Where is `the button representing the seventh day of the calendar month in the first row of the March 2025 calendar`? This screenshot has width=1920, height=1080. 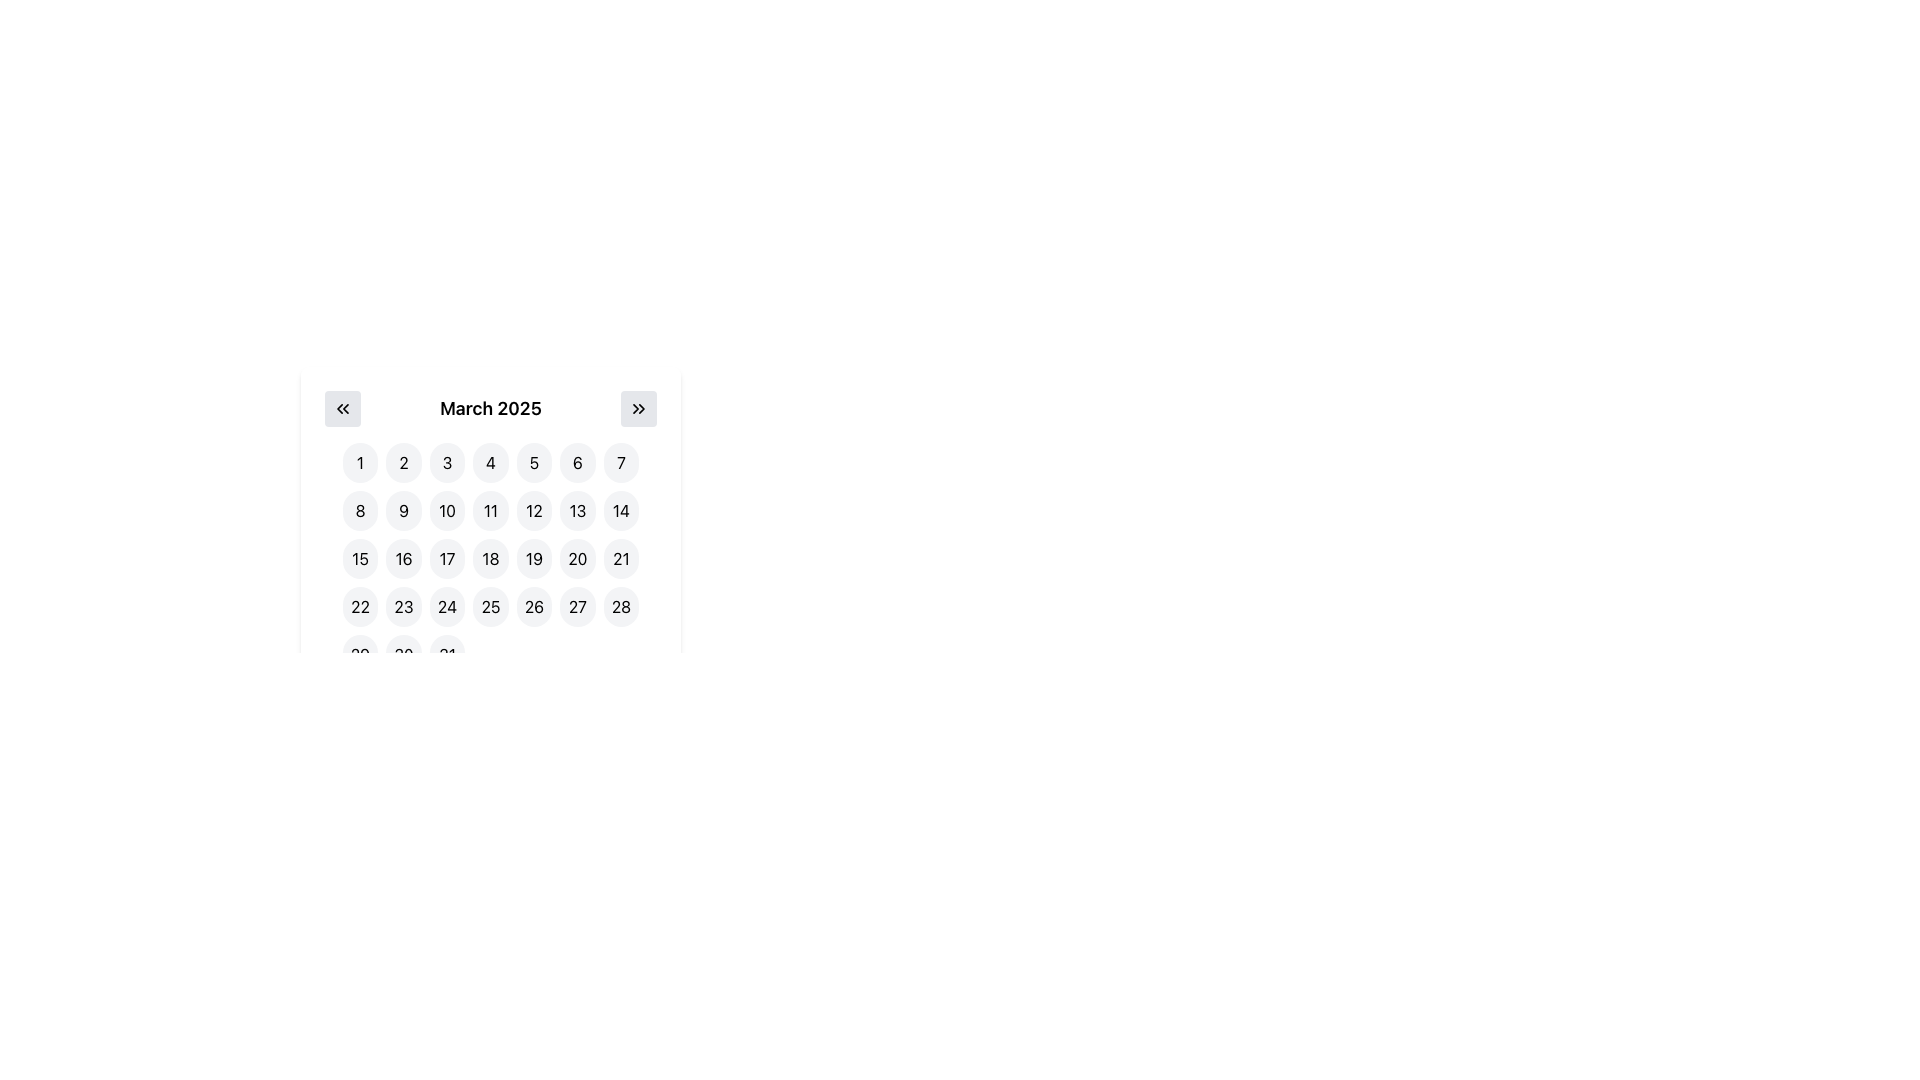
the button representing the seventh day of the calendar month in the first row of the March 2025 calendar is located at coordinates (620, 462).